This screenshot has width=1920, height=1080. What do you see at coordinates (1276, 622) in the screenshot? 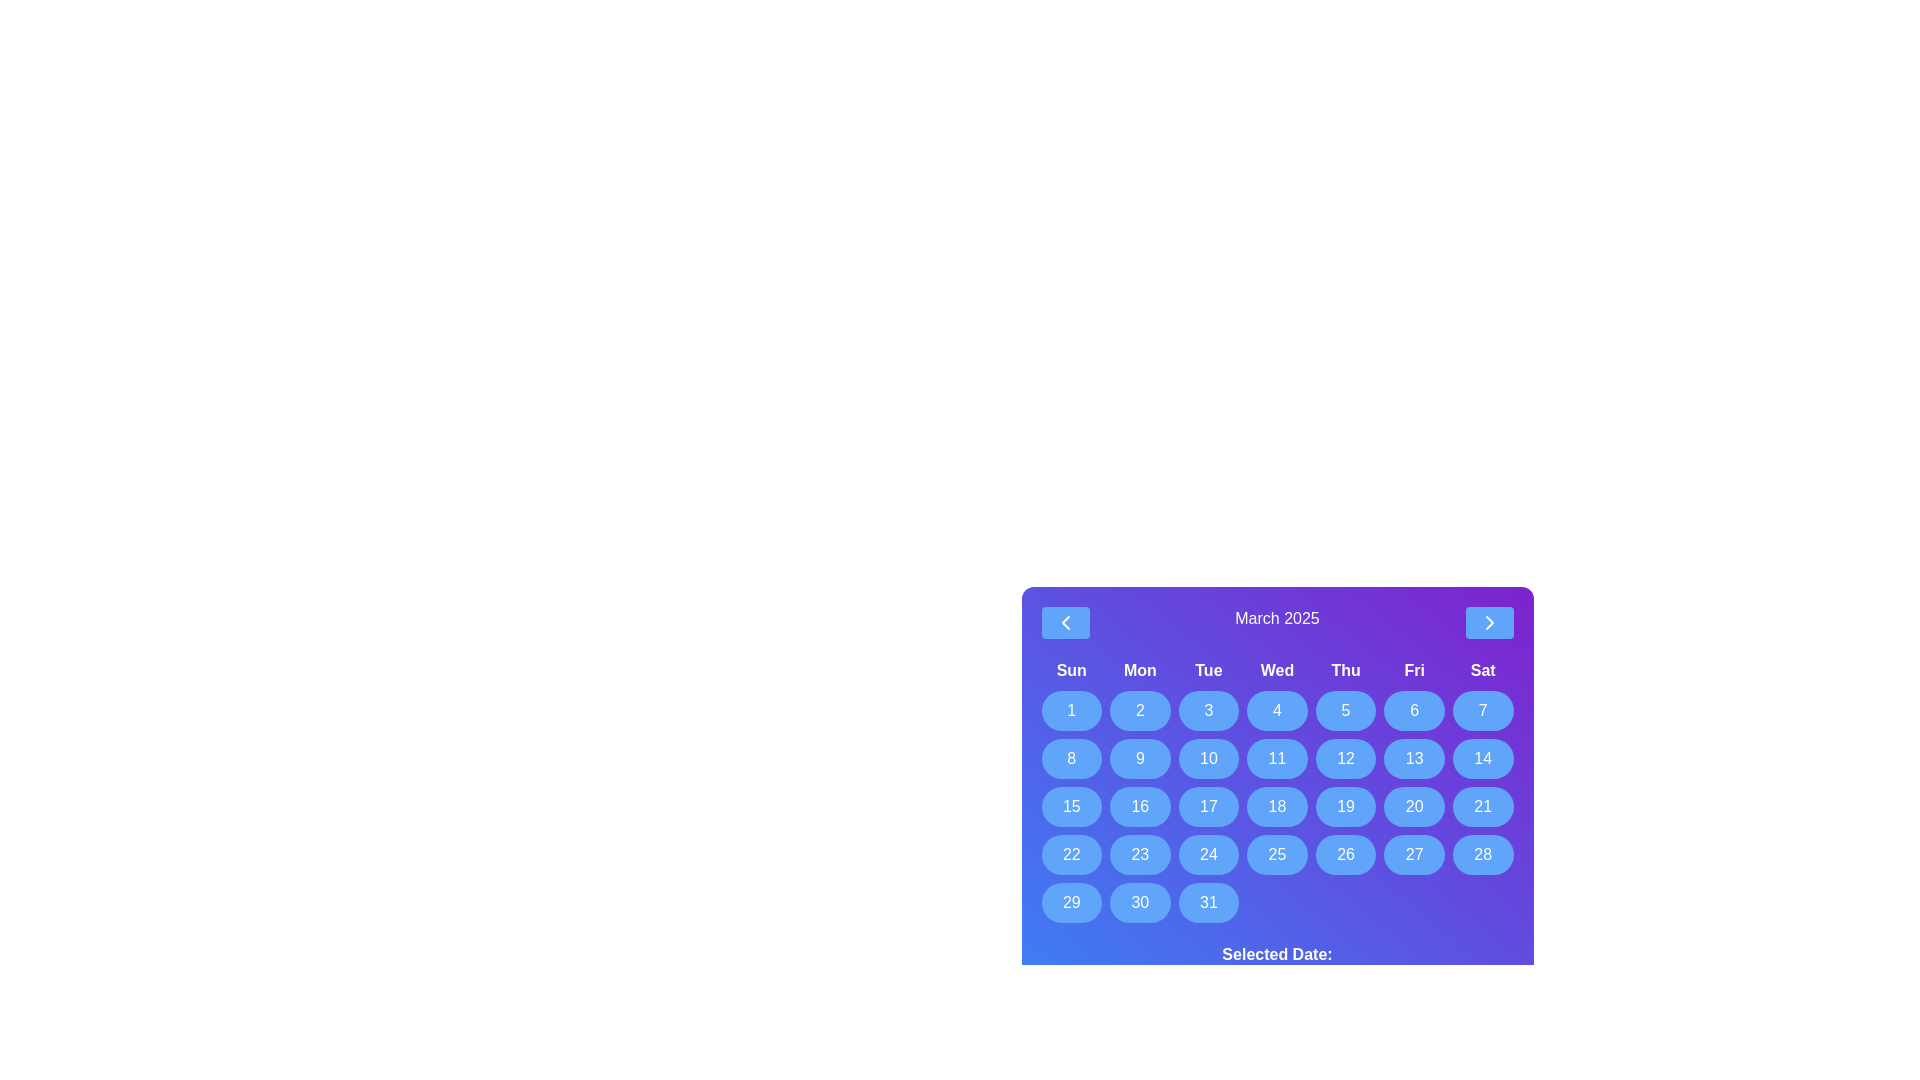
I see `the label displaying 'March 2025', which is centrally located near the top of the calendar component, set against a gradient background transitioning from blue to purple` at bounding box center [1276, 622].